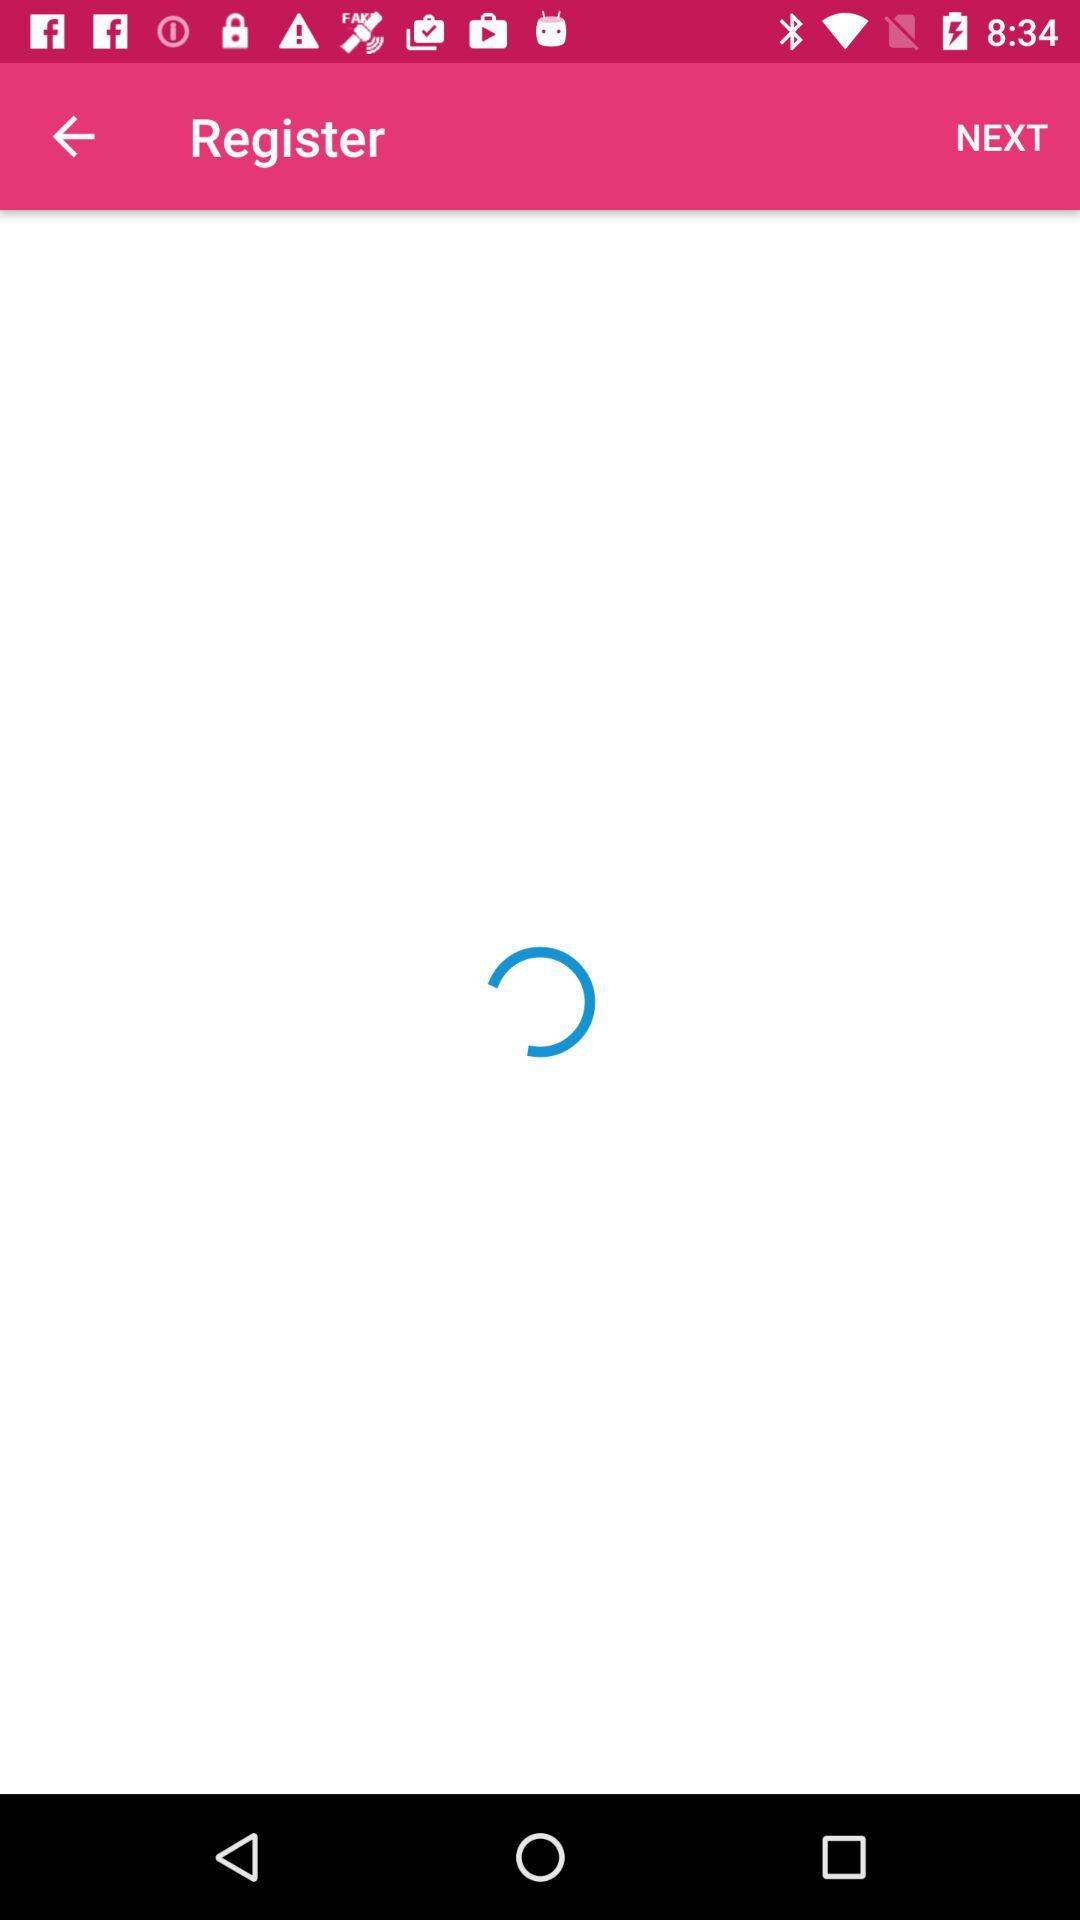 This screenshot has height=1920, width=1080. Describe the element at coordinates (1002, 135) in the screenshot. I see `next item` at that location.